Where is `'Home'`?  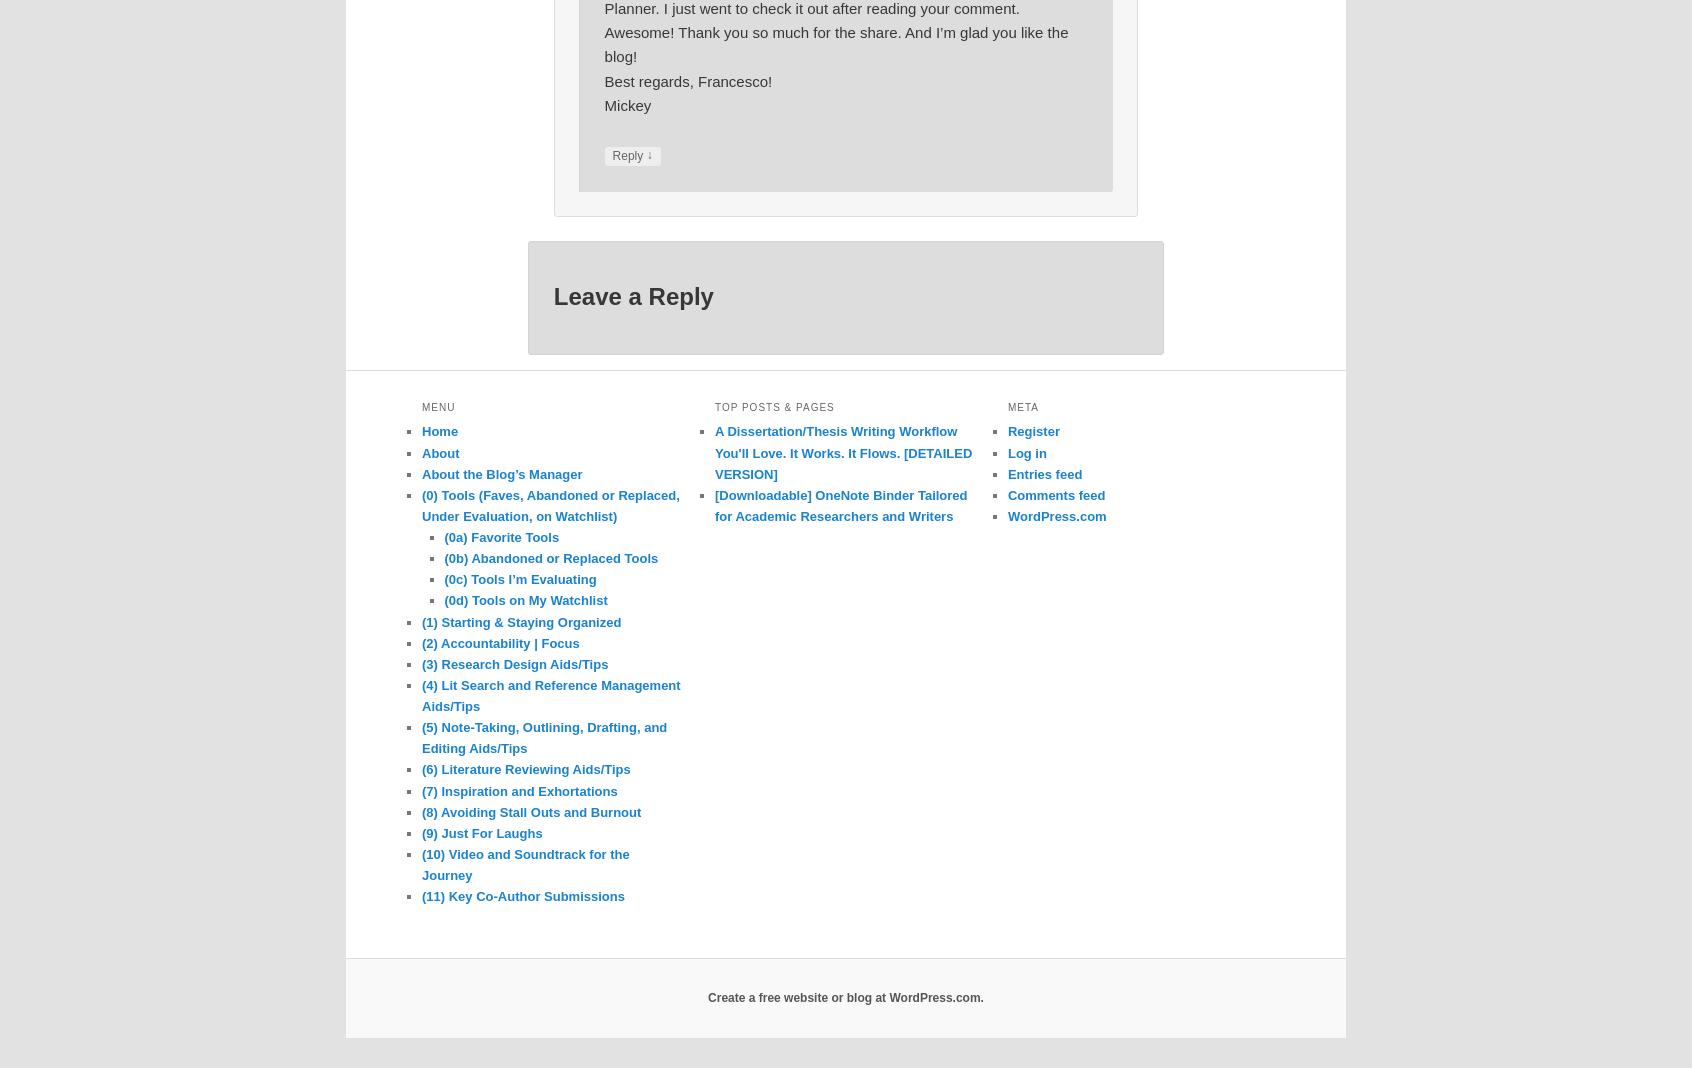
'Home' is located at coordinates (438, 431).